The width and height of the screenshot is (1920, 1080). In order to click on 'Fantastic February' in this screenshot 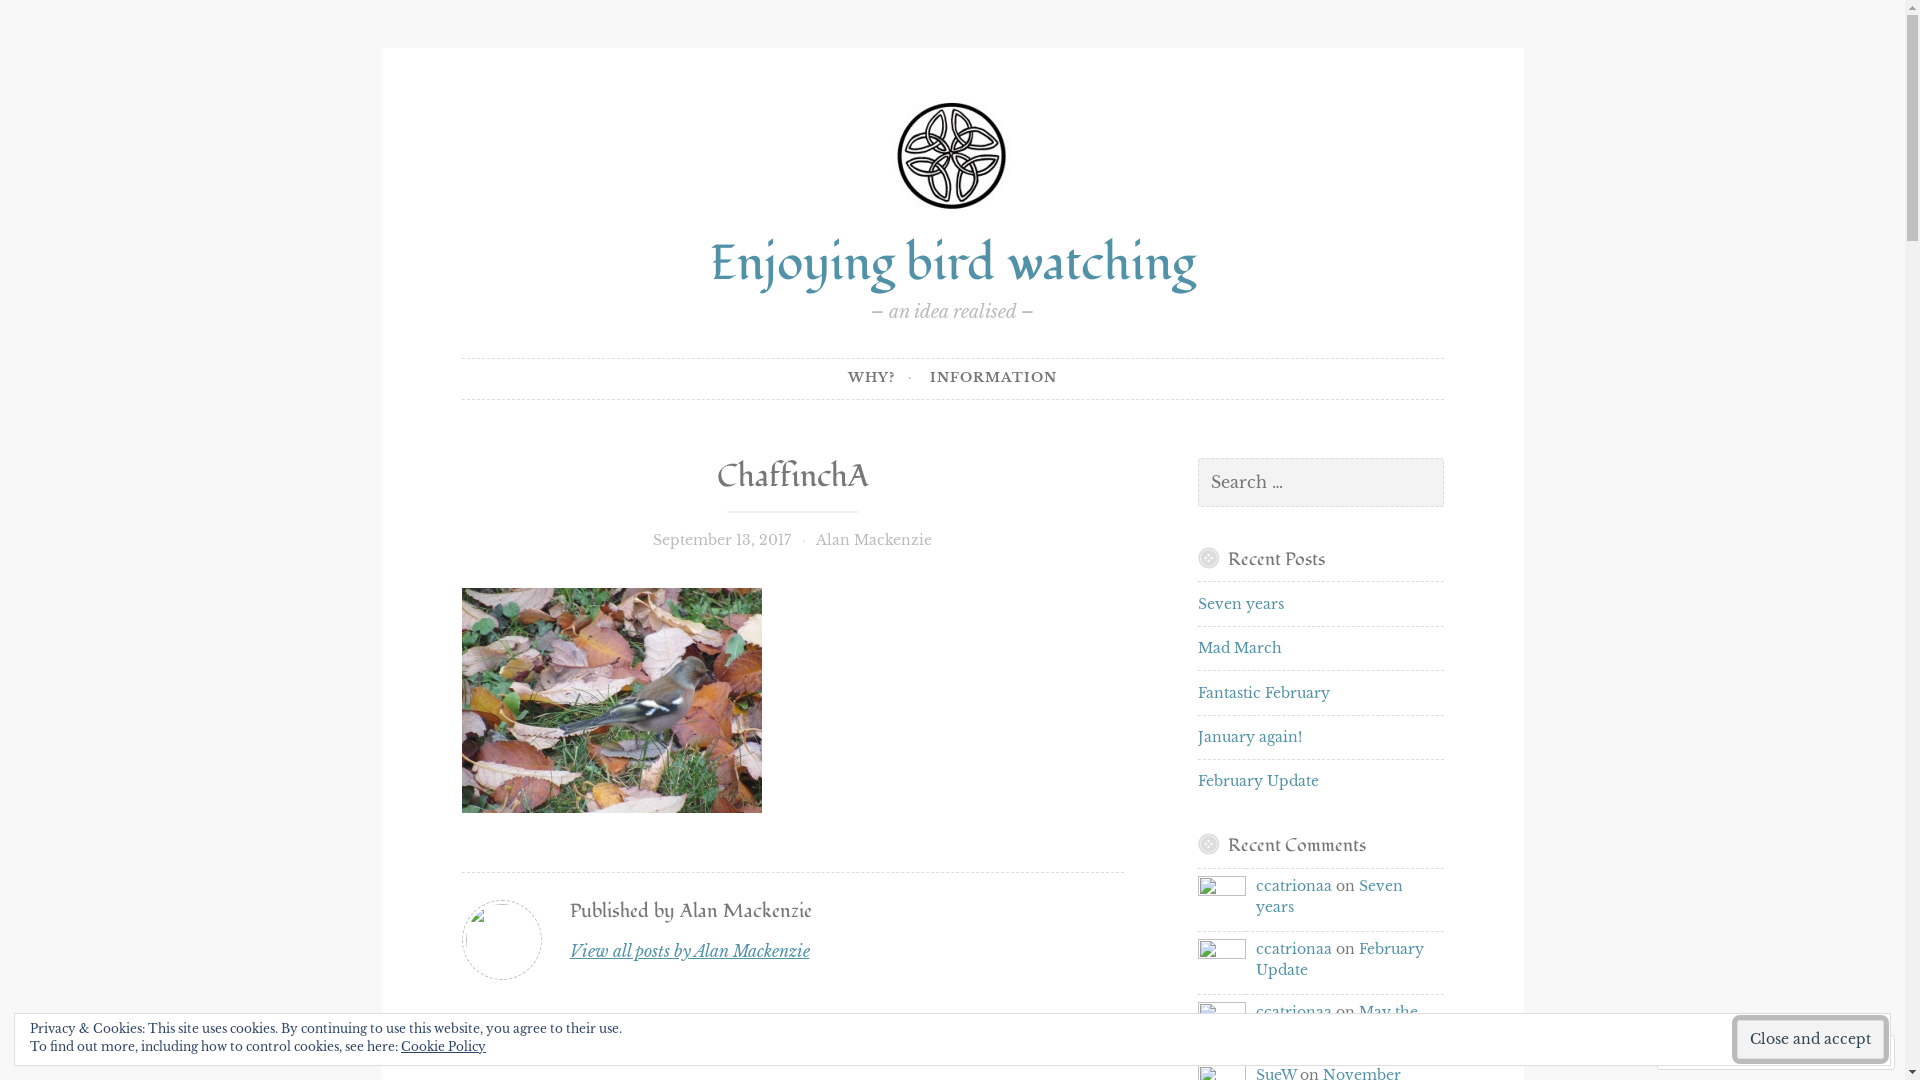, I will do `click(1198, 692)`.